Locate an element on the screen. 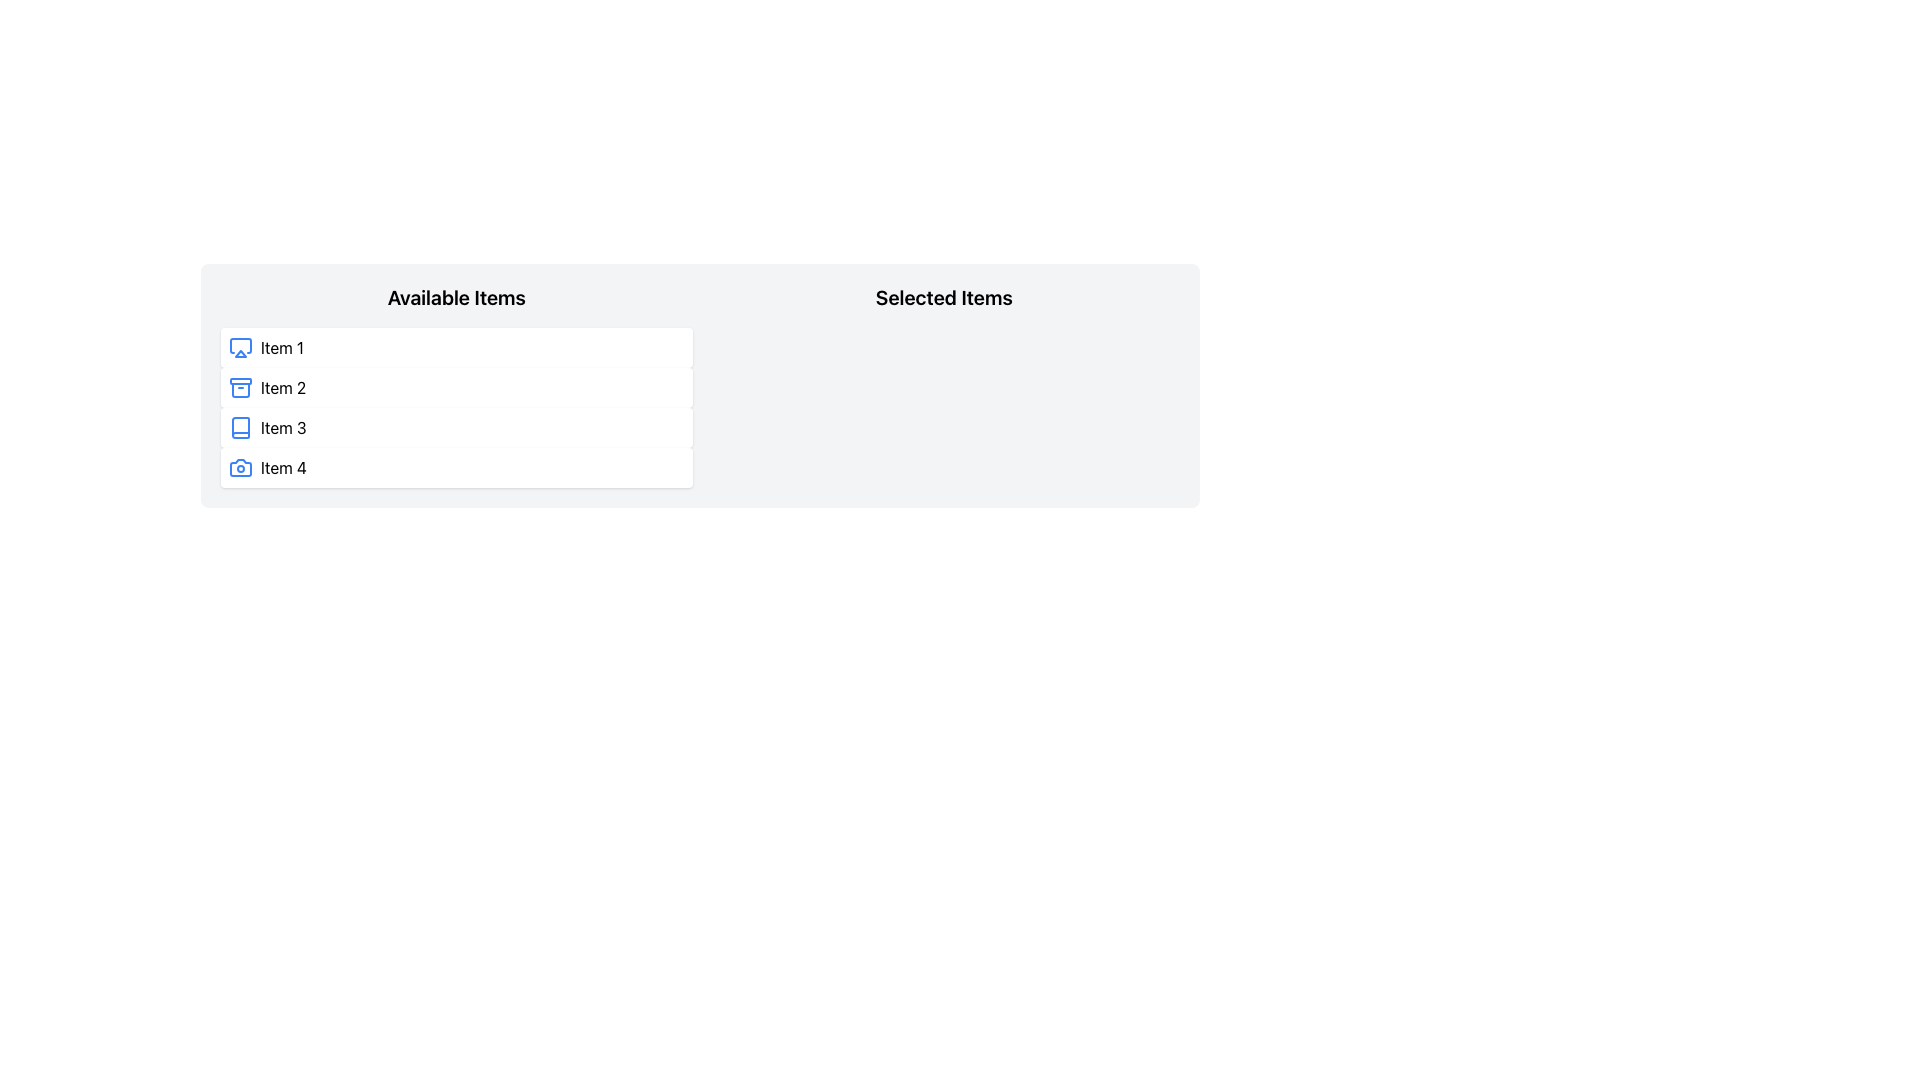 The image size is (1920, 1080). the blue book icon located to the left of the text 'Item 3' in the third row of the 'Available Items' list is located at coordinates (240, 427).